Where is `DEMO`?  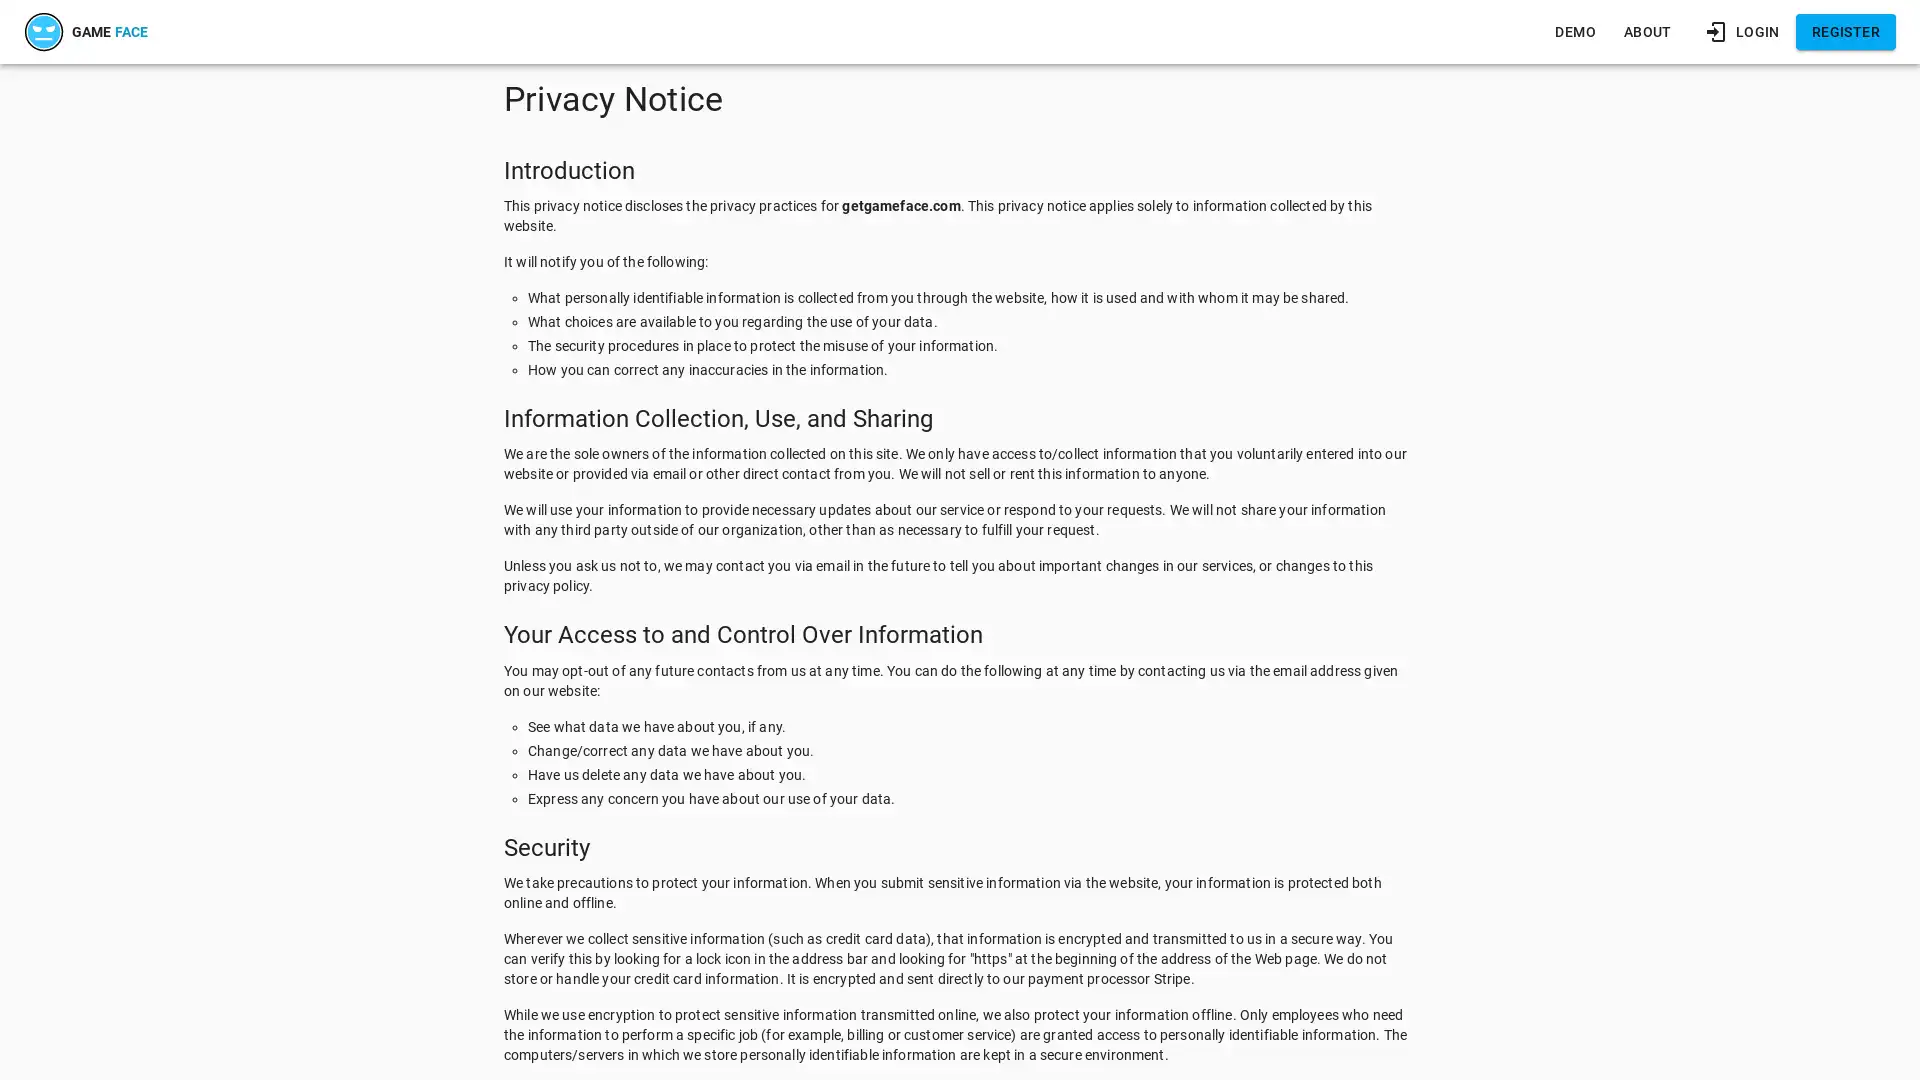 DEMO is located at coordinates (1573, 31).